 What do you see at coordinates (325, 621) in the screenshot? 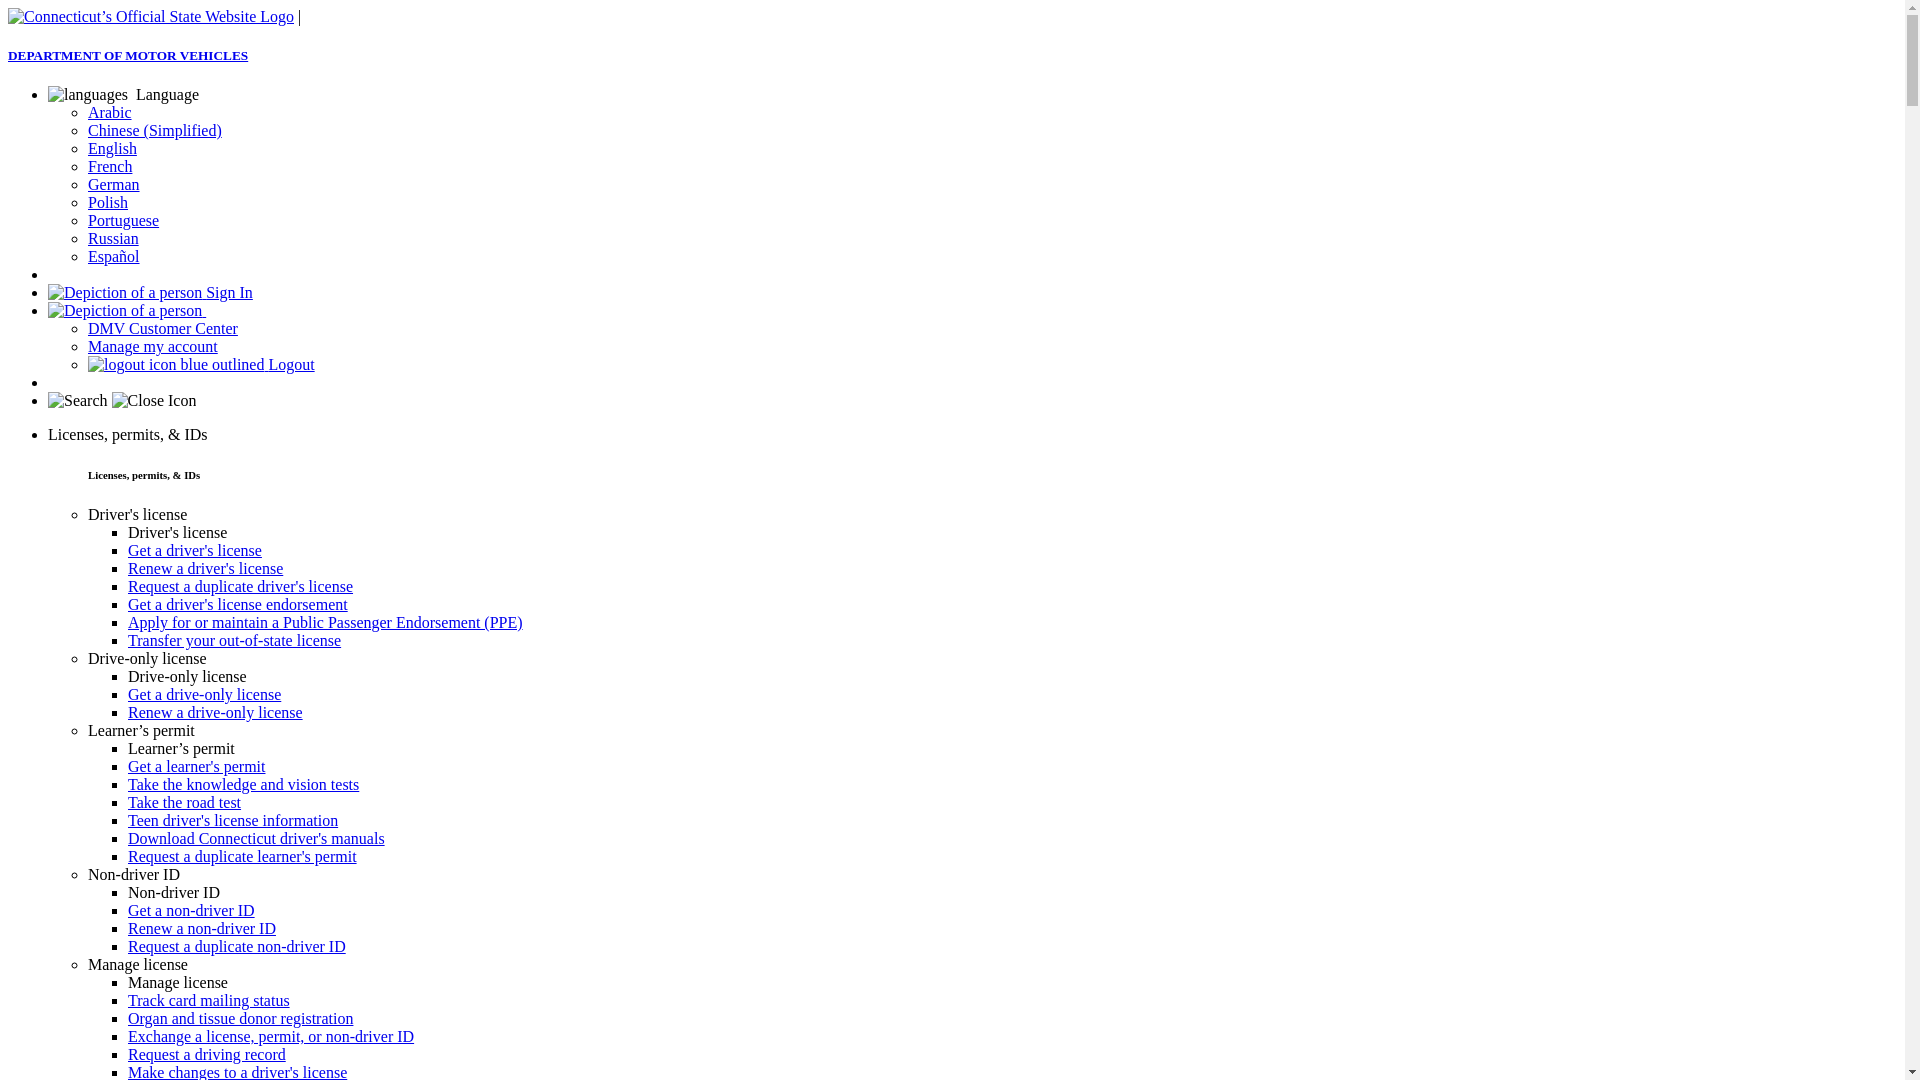
I see `'Apply for or maintain a Public Passenger Endorsement (PPE)'` at bounding box center [325, 621].